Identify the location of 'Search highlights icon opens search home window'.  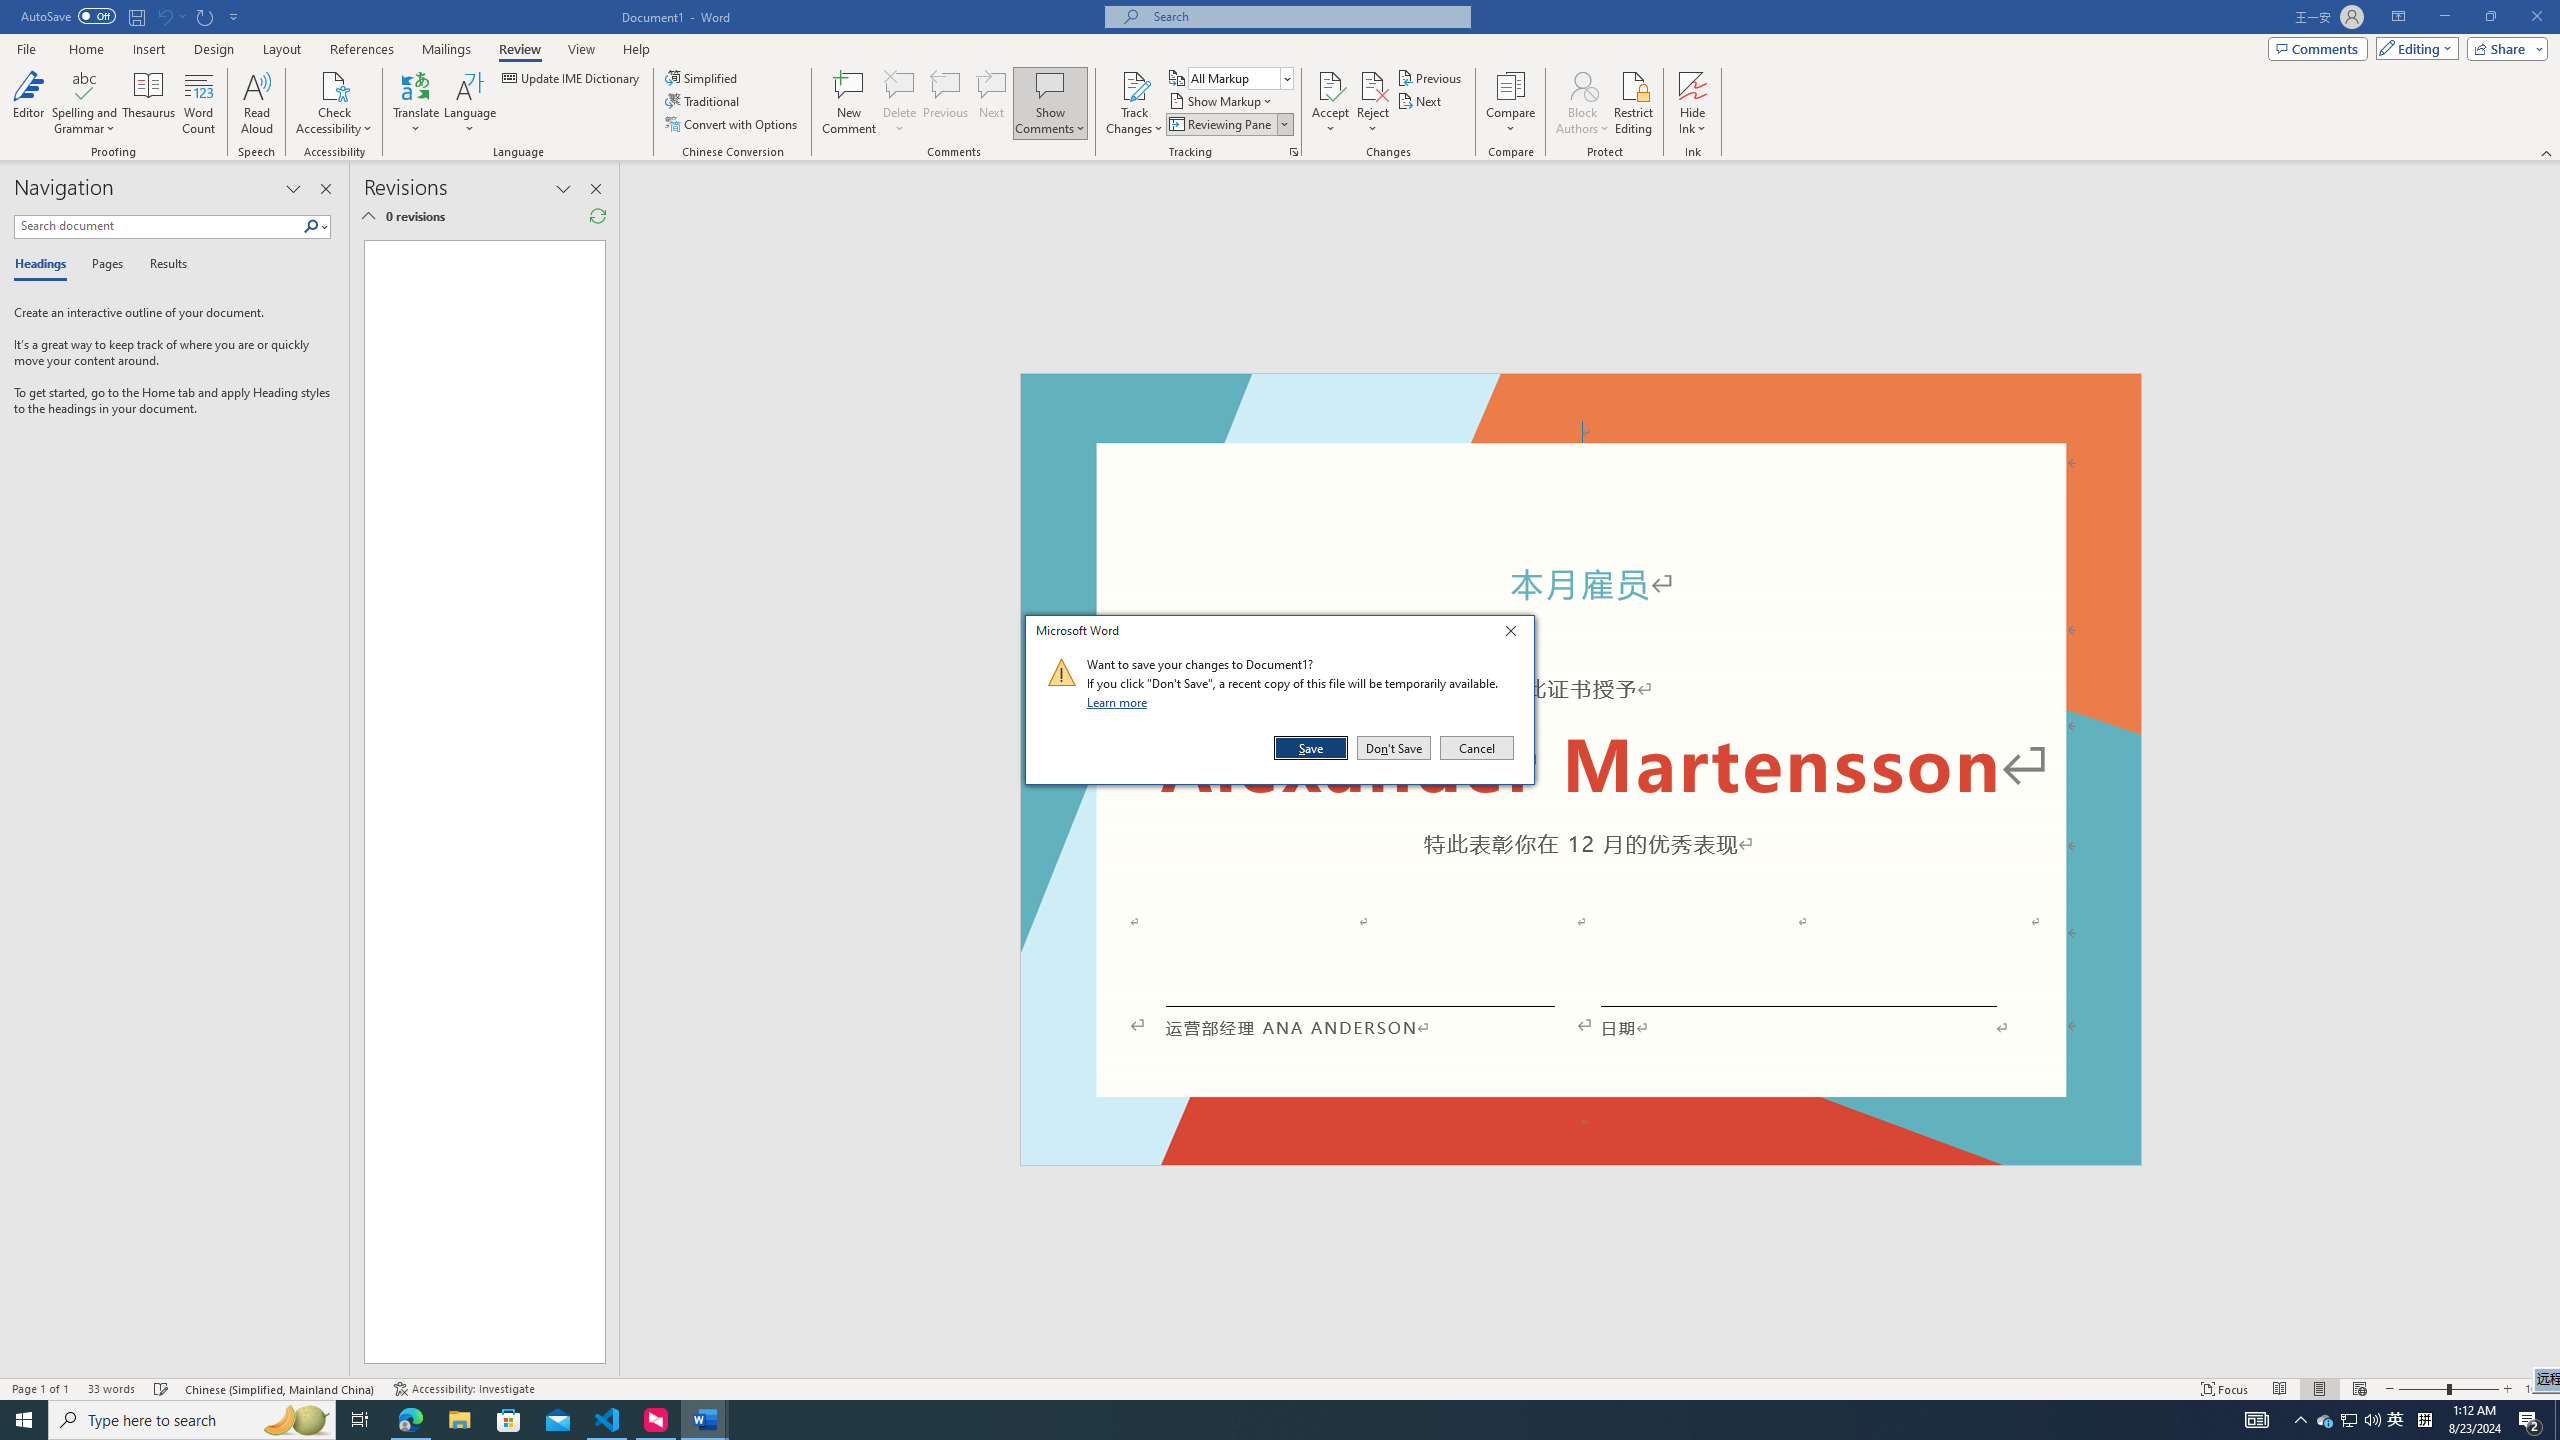
(294, 1418).